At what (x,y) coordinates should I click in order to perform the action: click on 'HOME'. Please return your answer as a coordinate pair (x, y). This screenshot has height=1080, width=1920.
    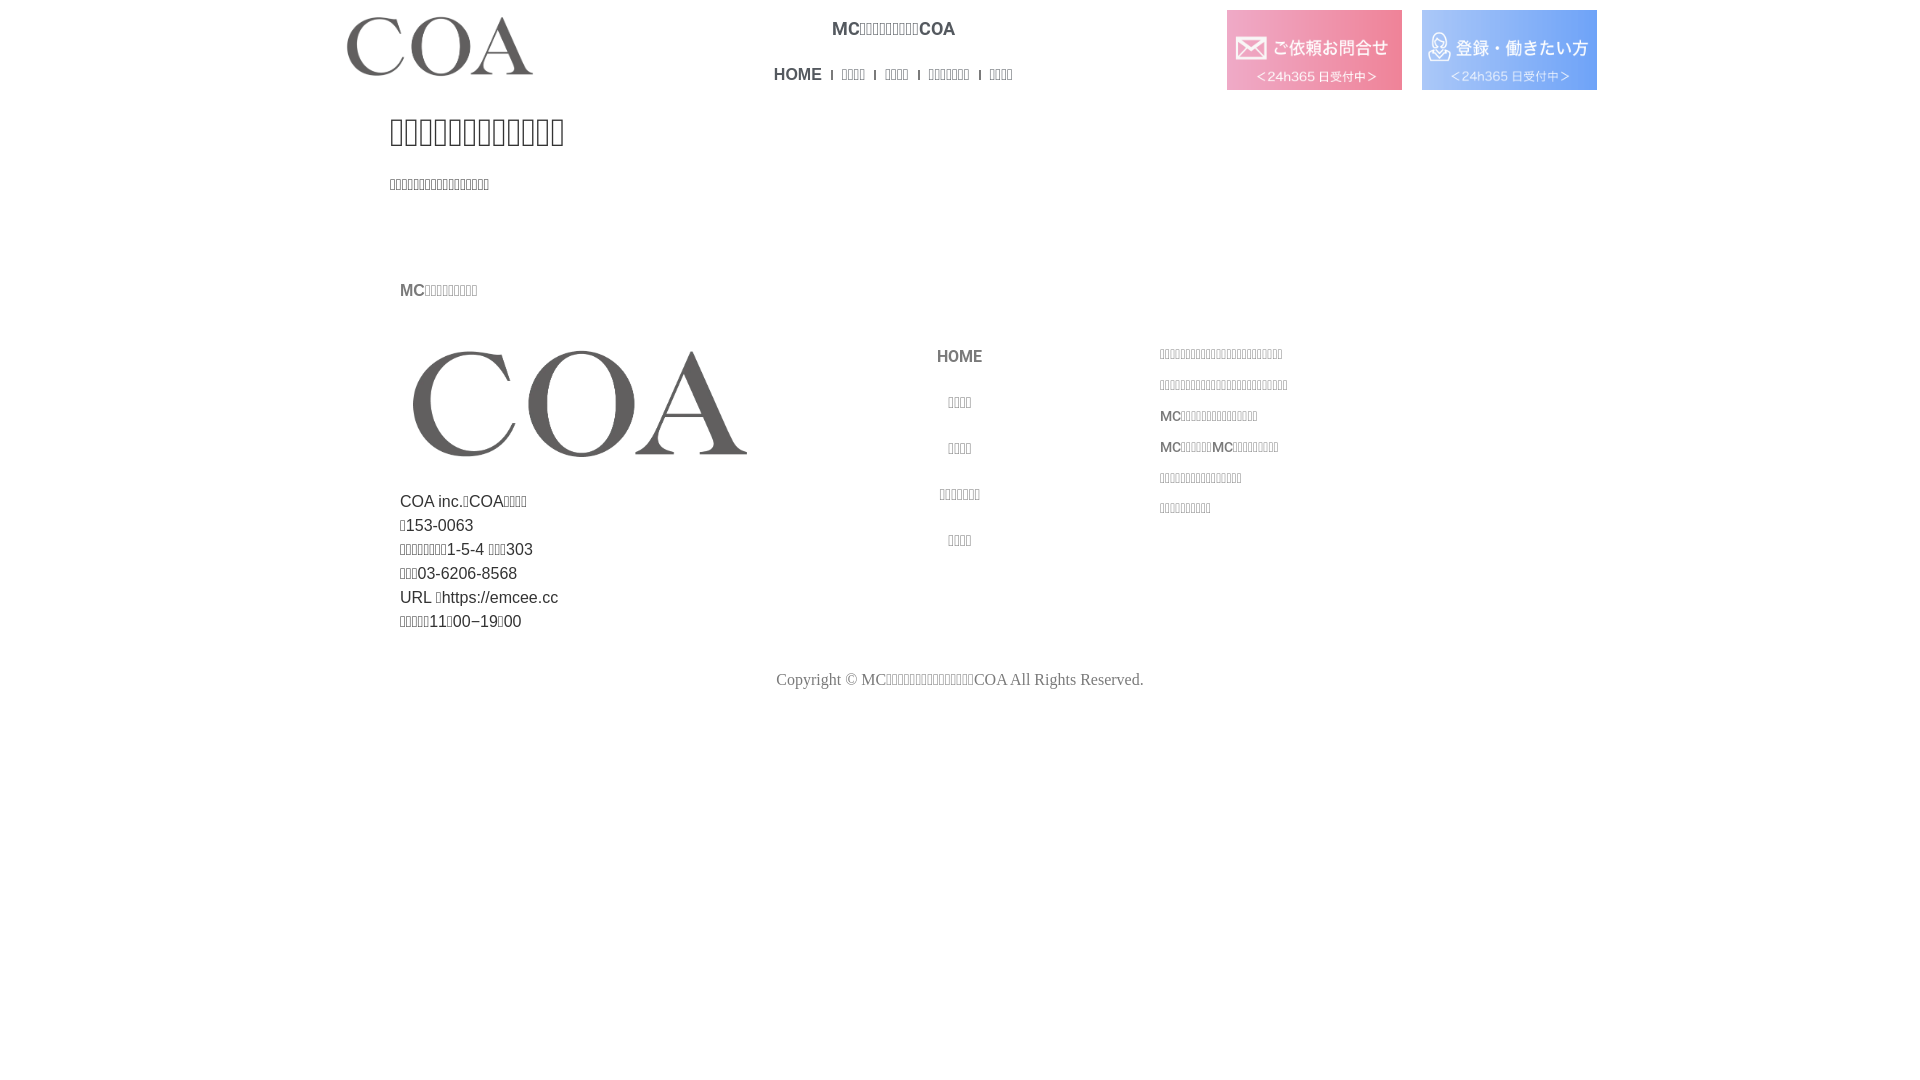
    Looking at the image, I should click on (960, 356).